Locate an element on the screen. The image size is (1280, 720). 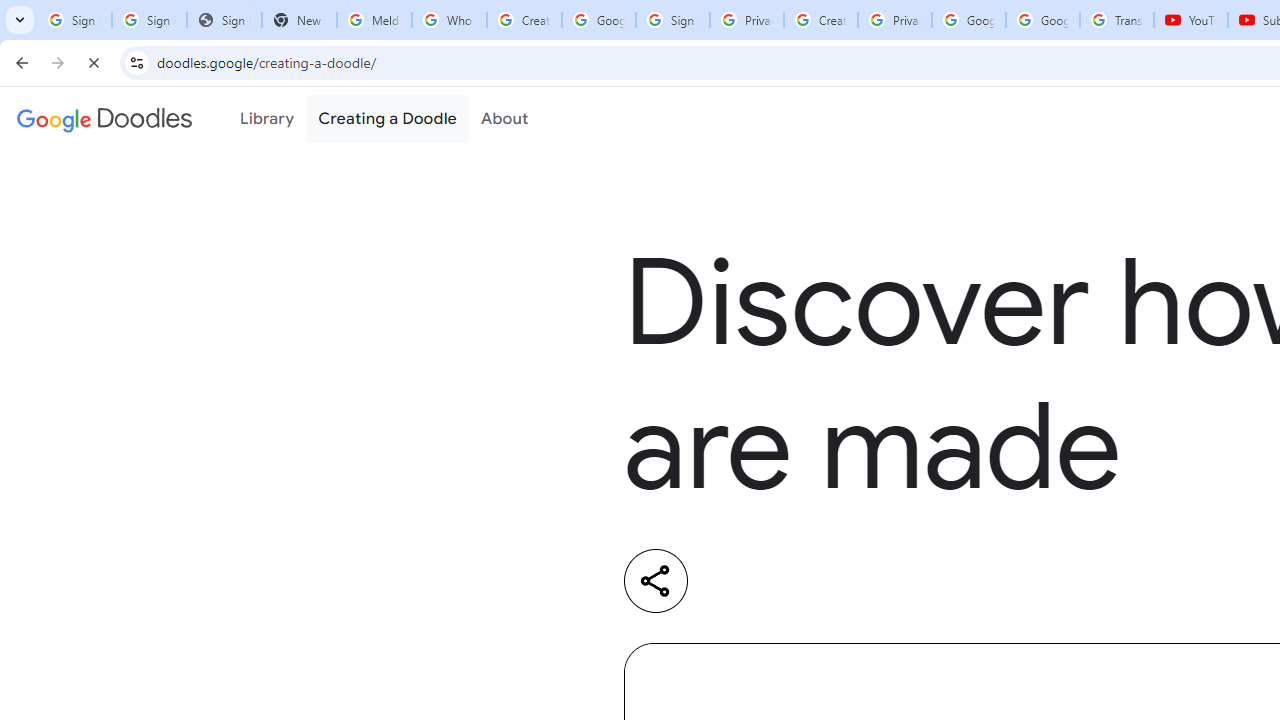
'Creating a Doodle' is located at coordinates (387, 119).